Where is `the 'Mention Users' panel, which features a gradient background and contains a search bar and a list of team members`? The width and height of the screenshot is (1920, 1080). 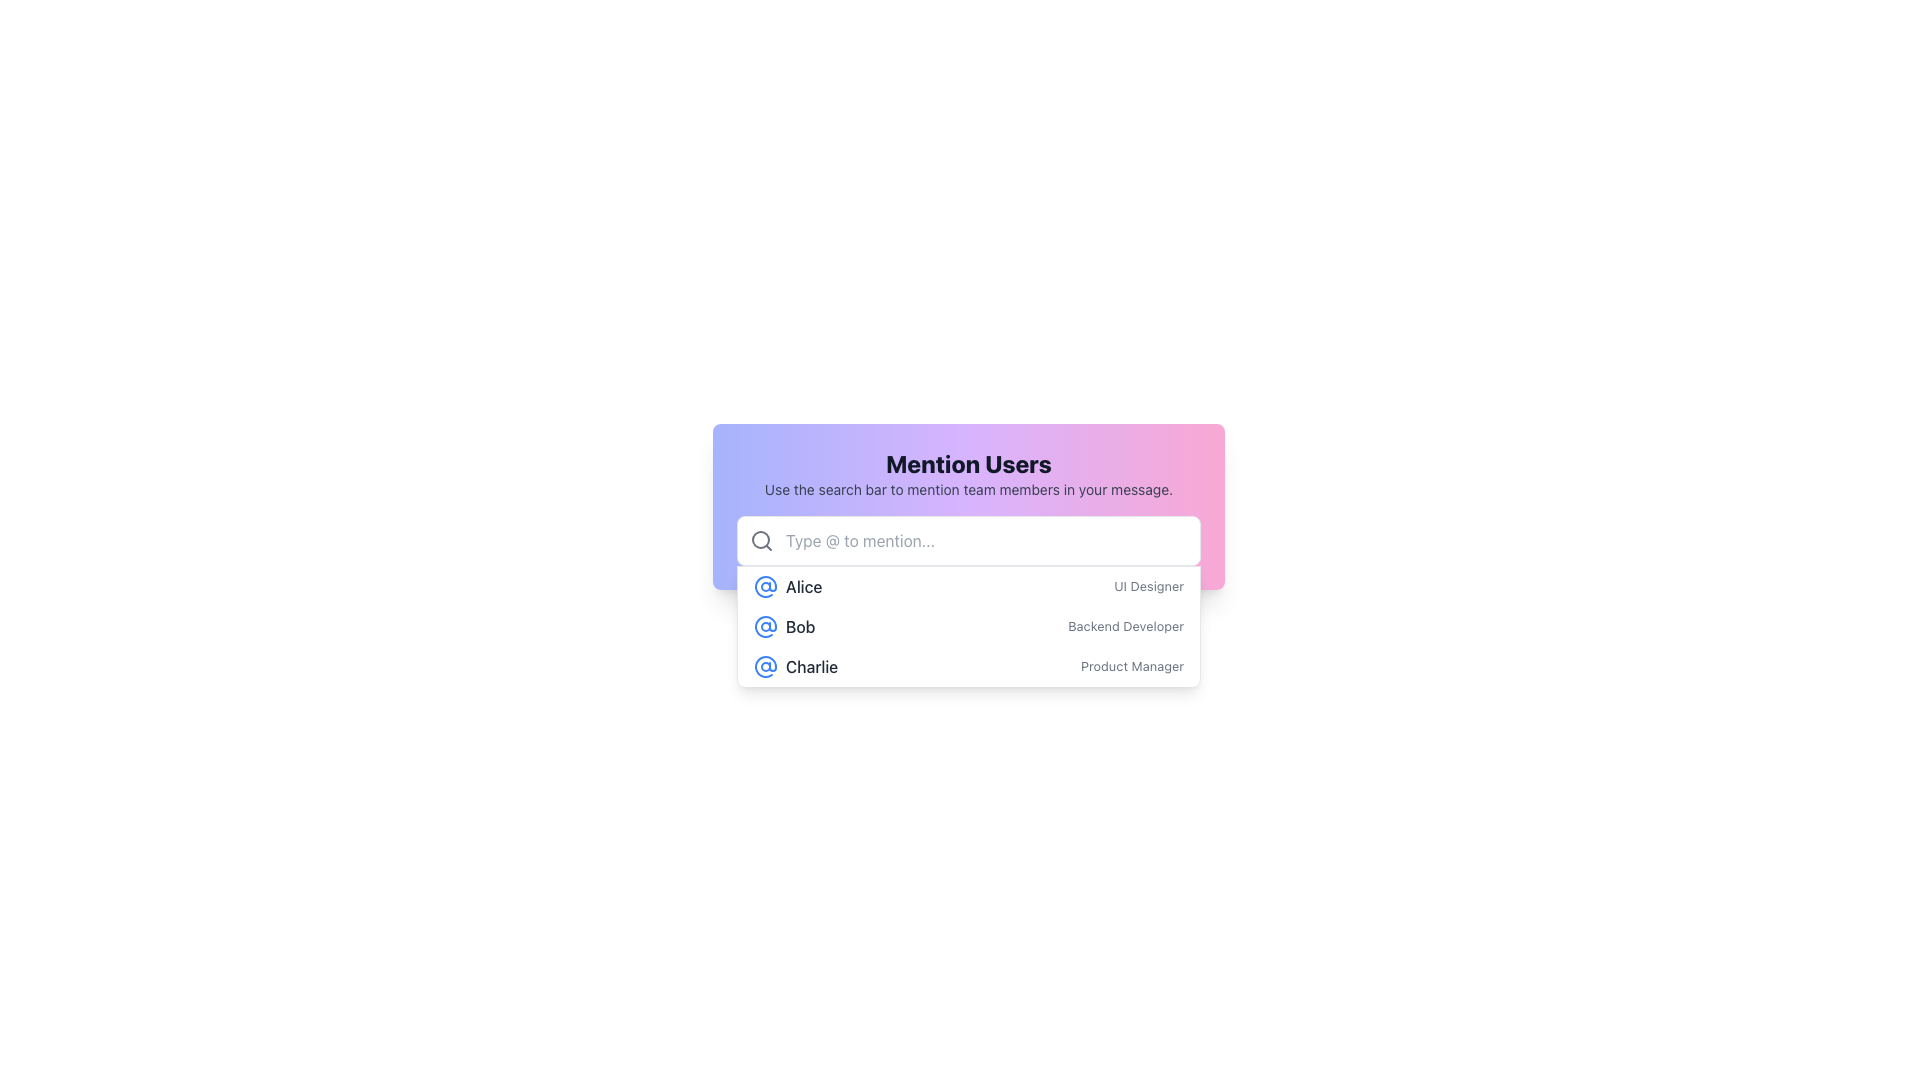 the 'Mention Users' panel, which features a gradient background and contains a search bar and a list of team members is located at coordinates (969, 505).